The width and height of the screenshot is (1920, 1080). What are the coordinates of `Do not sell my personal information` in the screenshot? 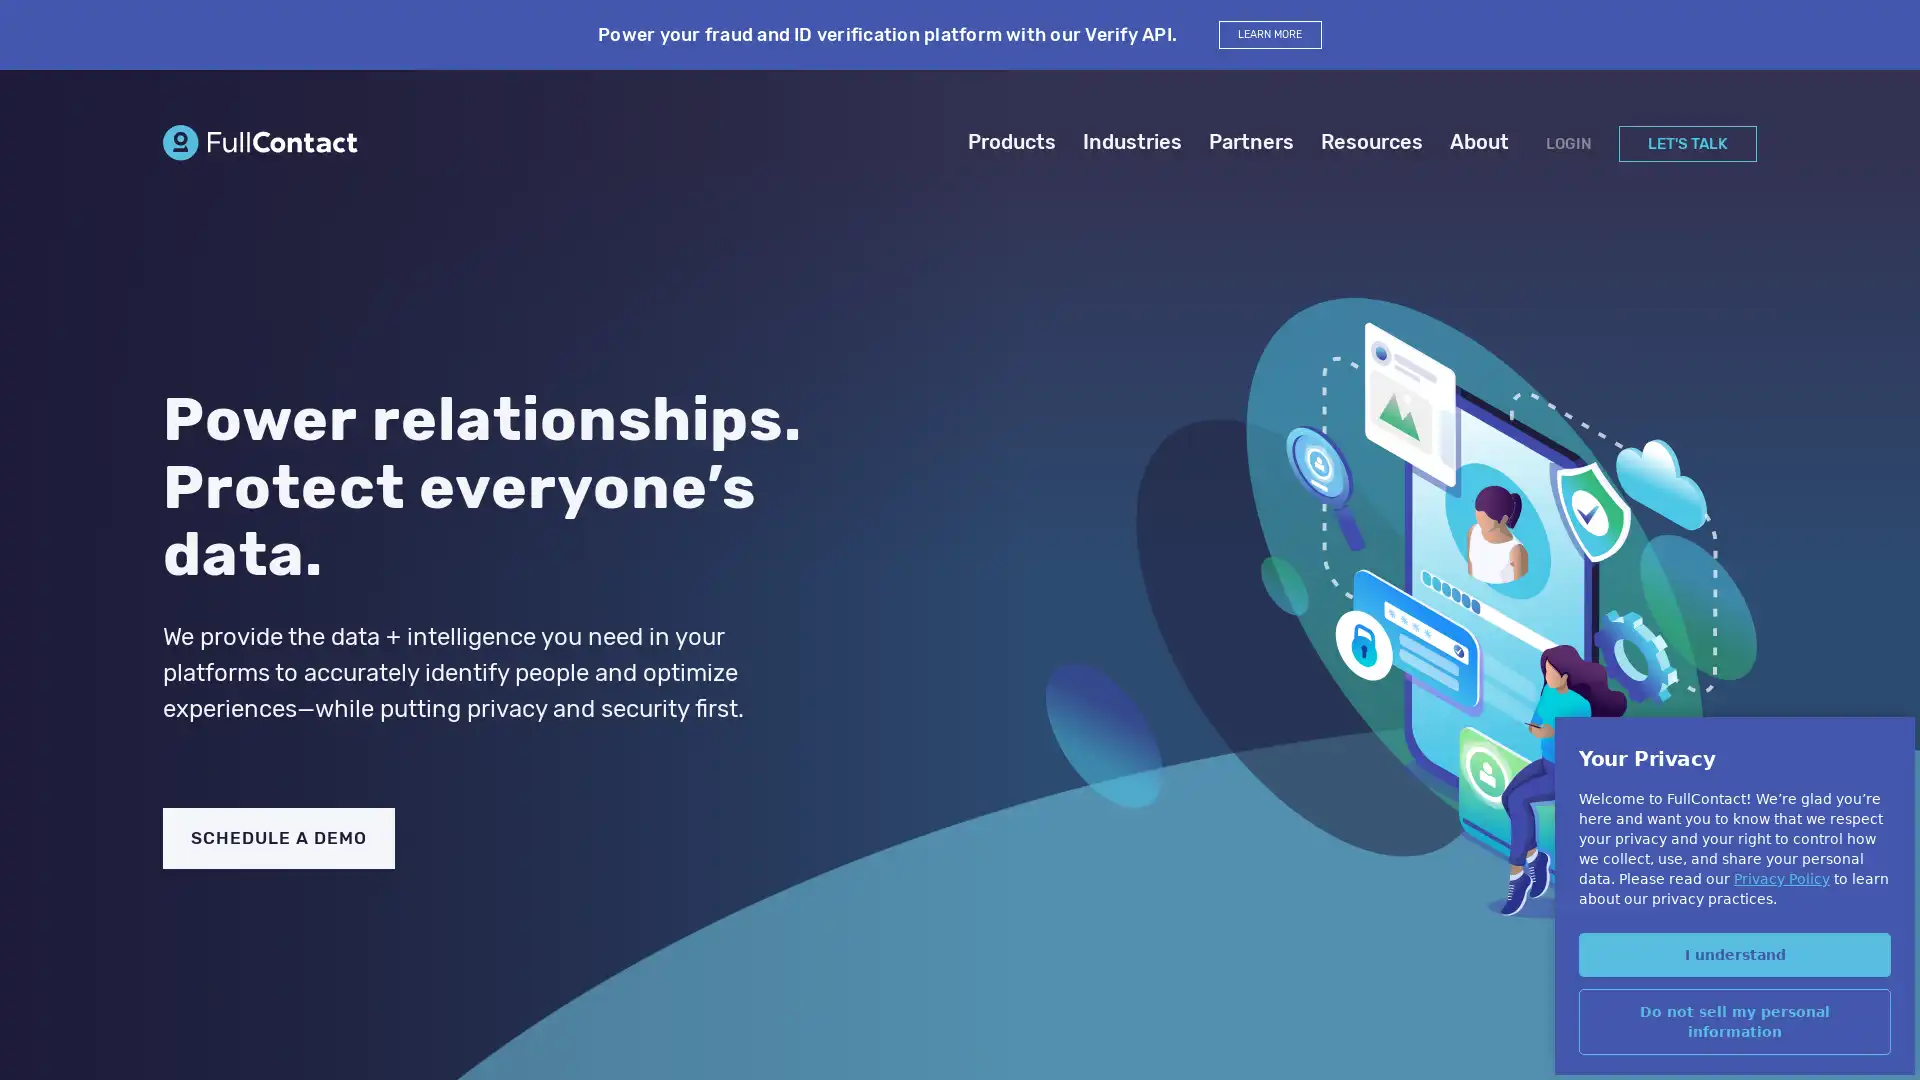 It's located at (1733, 1021).